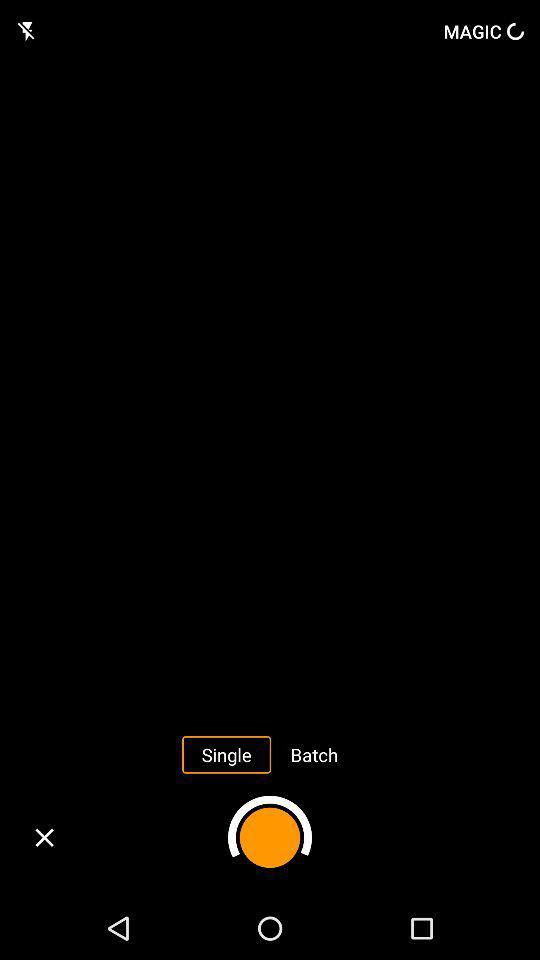 The height and width of the screenshot is (960, 540). Describe the element at coordinates (225, 753) in the screenshot. I see `the icon next to batch icon` at that location.